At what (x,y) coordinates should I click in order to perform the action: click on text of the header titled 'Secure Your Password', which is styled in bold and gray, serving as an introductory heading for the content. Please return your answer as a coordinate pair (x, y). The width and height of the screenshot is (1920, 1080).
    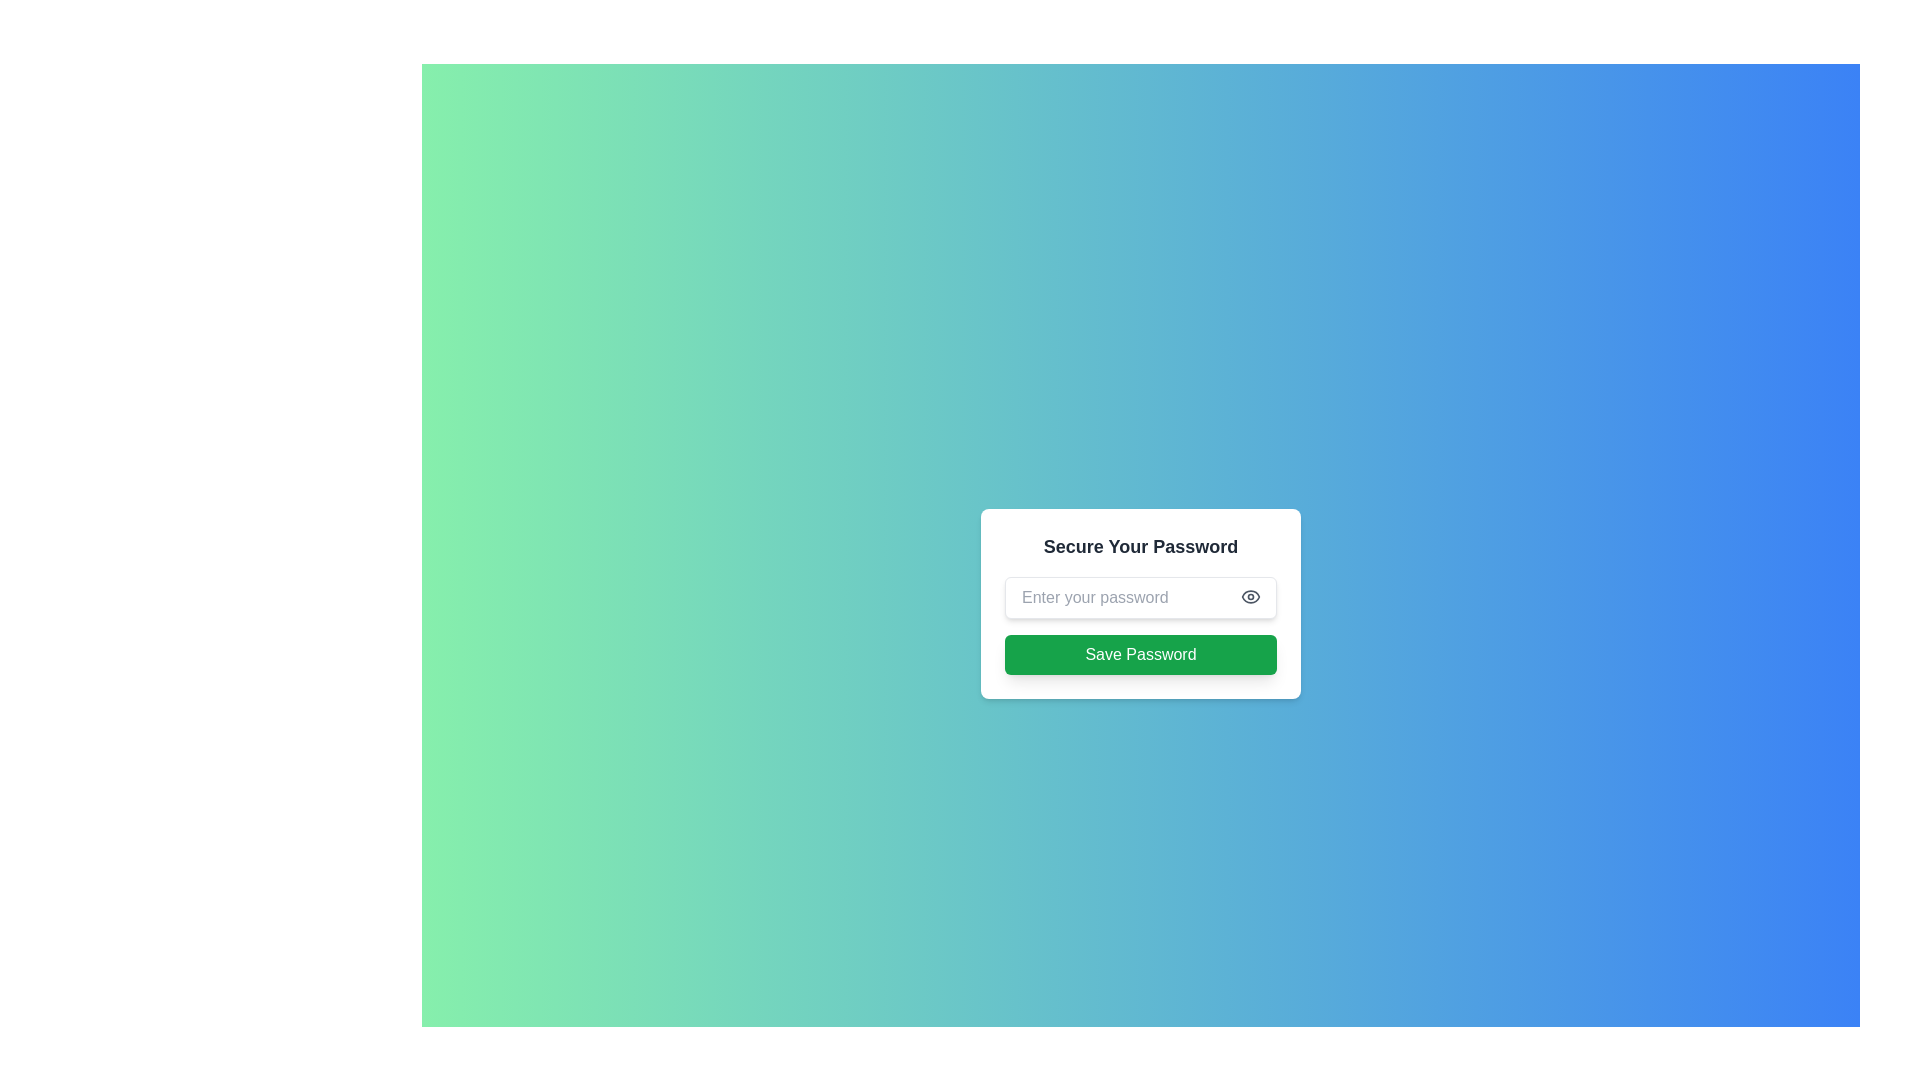
    Looking at the image, I should click on (1141, 547).